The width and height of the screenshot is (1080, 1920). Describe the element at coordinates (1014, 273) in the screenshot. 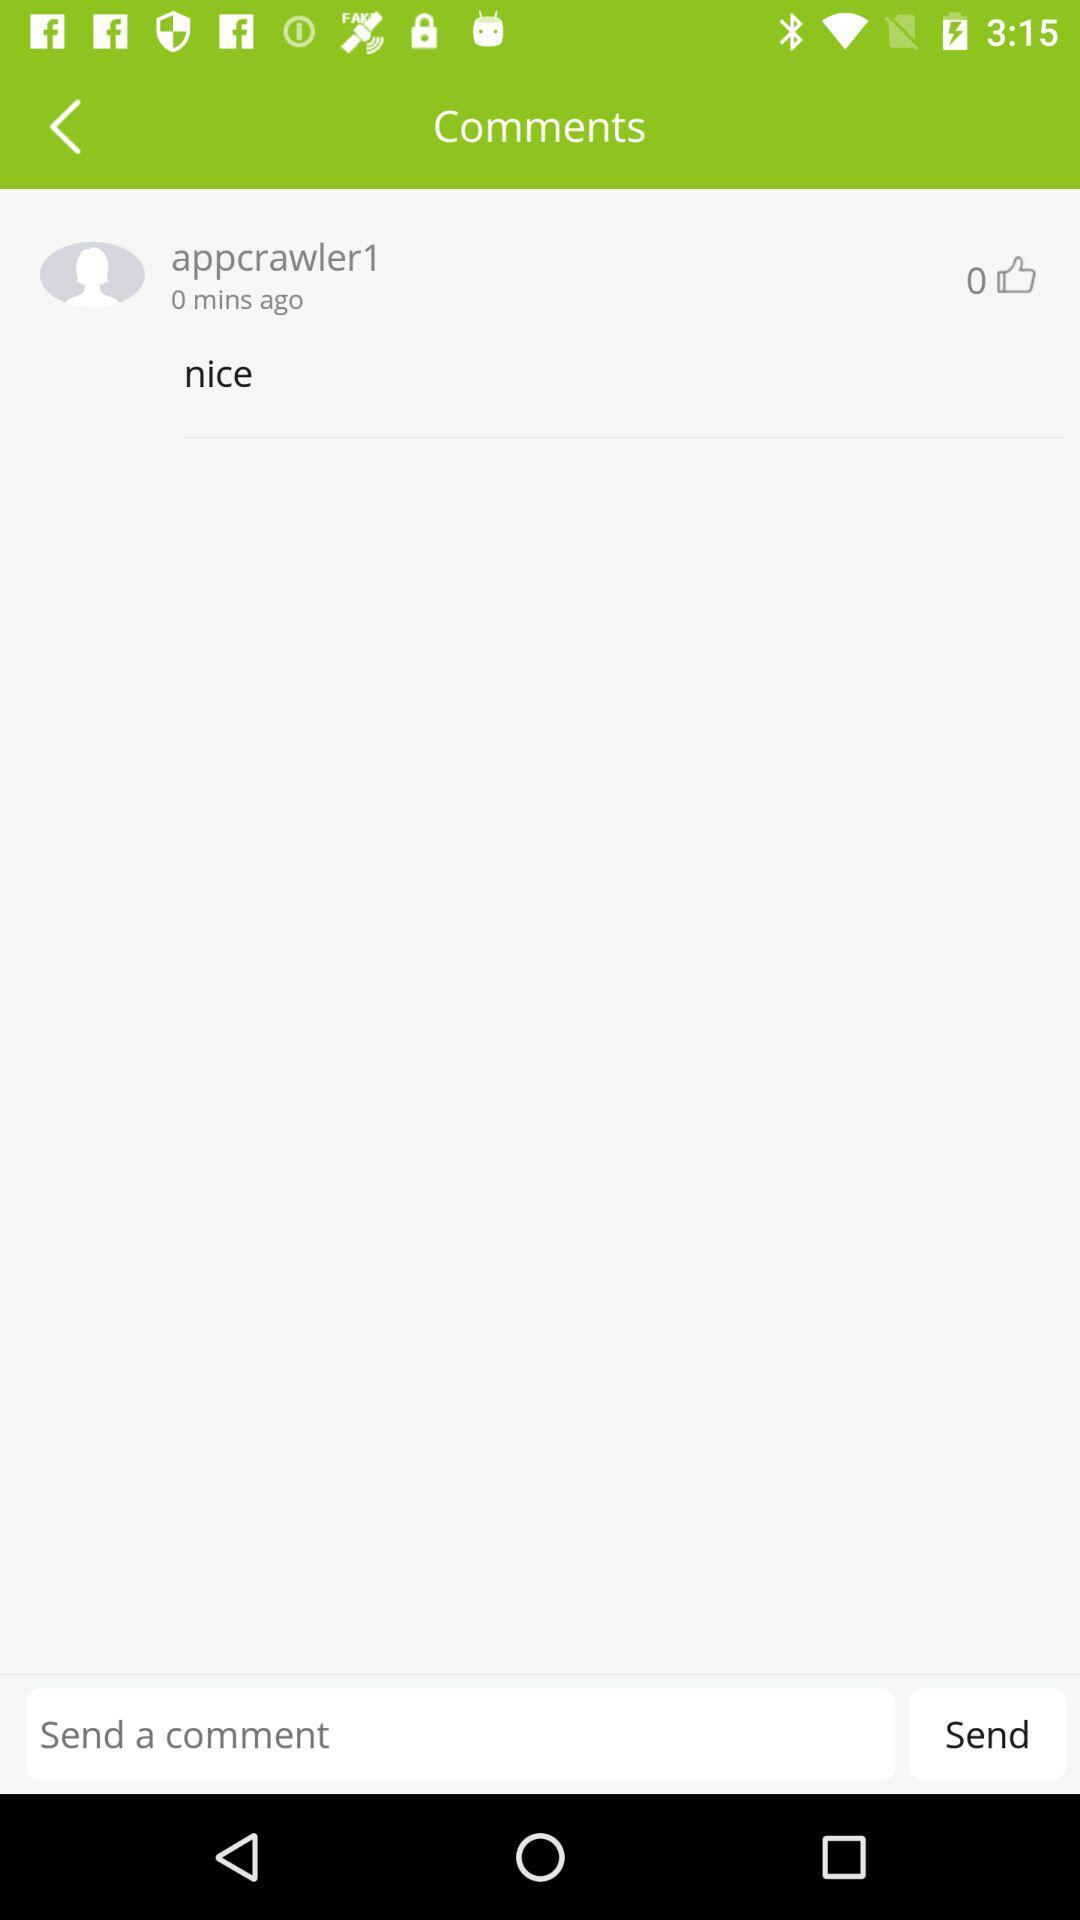

I see `positively rate the application appcrawler1` at that location.